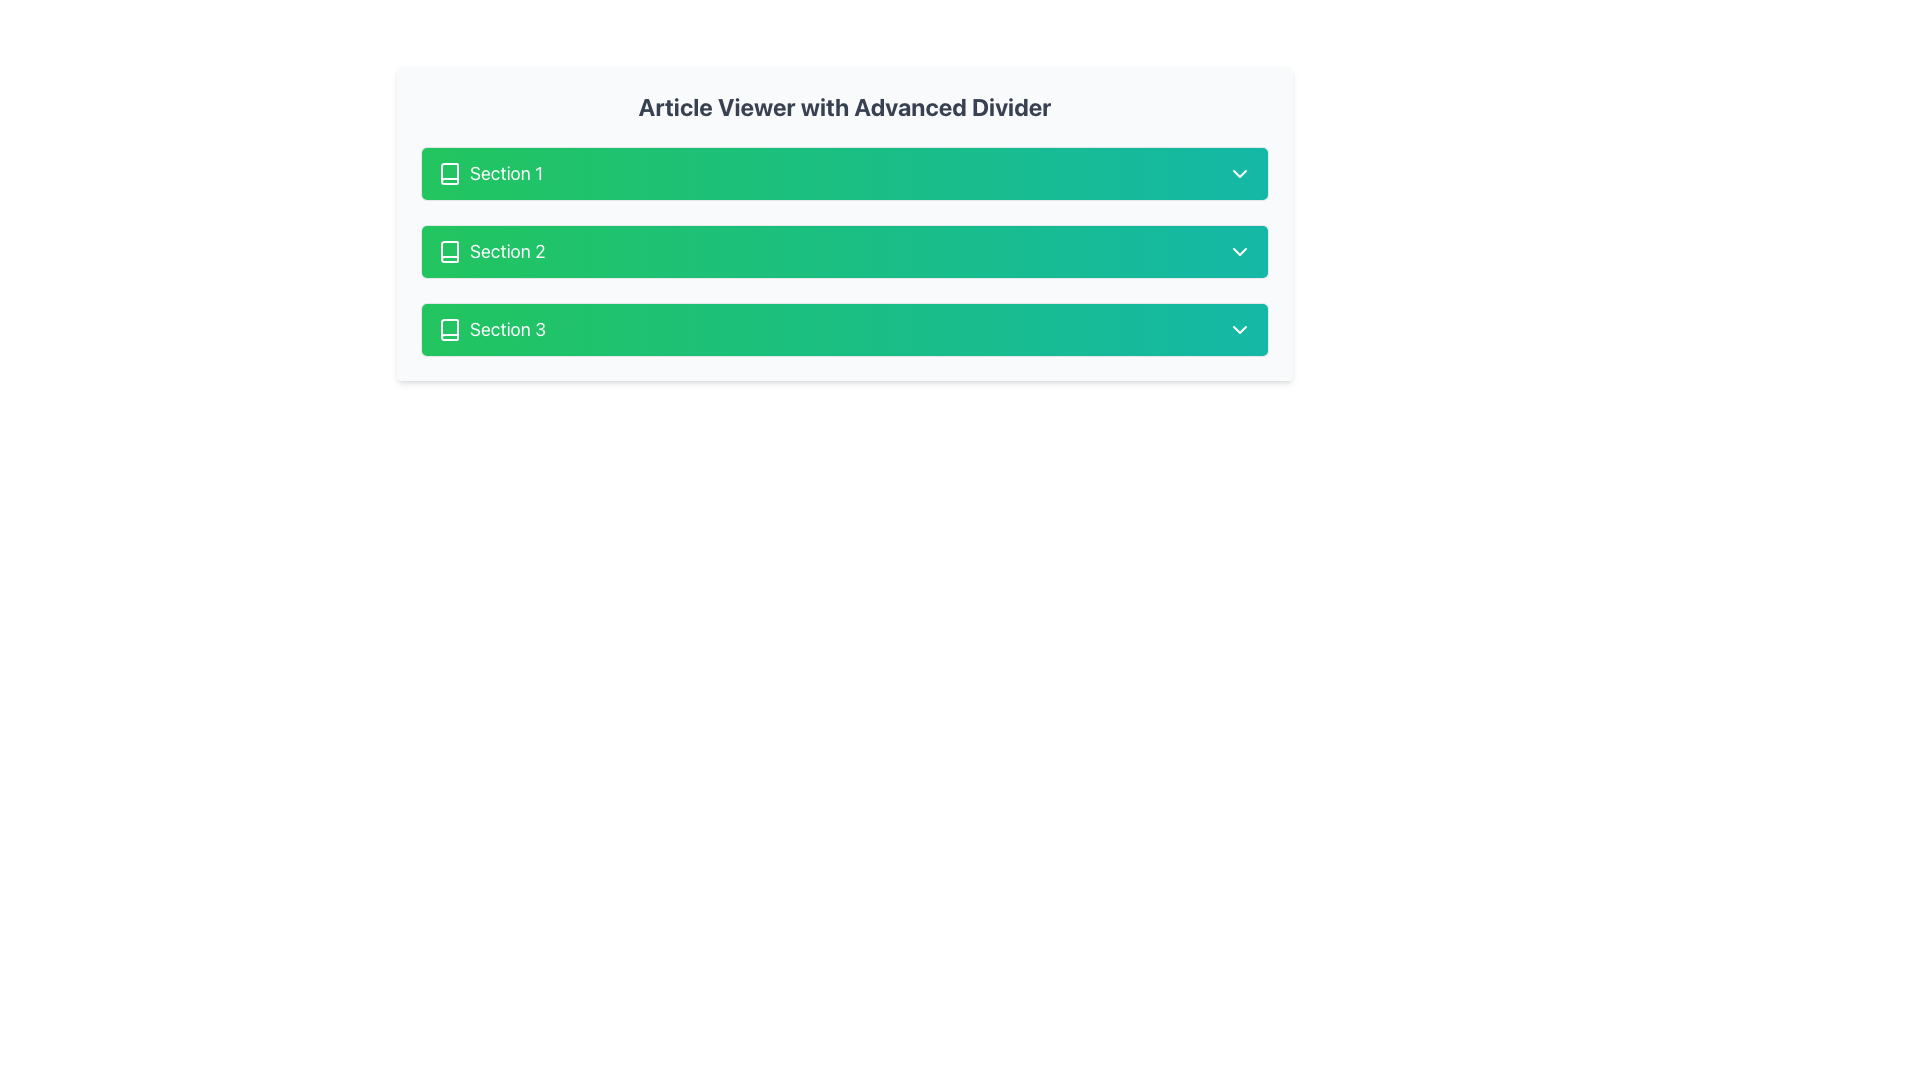 Image resolution: width=1920 pixels, height=1080 pixels. What do you see at coordinates (844, 250) in the screenshot?
I see `the second section of the collapsible section header in the 'Article Viewer with Advanced Divider'` at bounding box center [844, 250].